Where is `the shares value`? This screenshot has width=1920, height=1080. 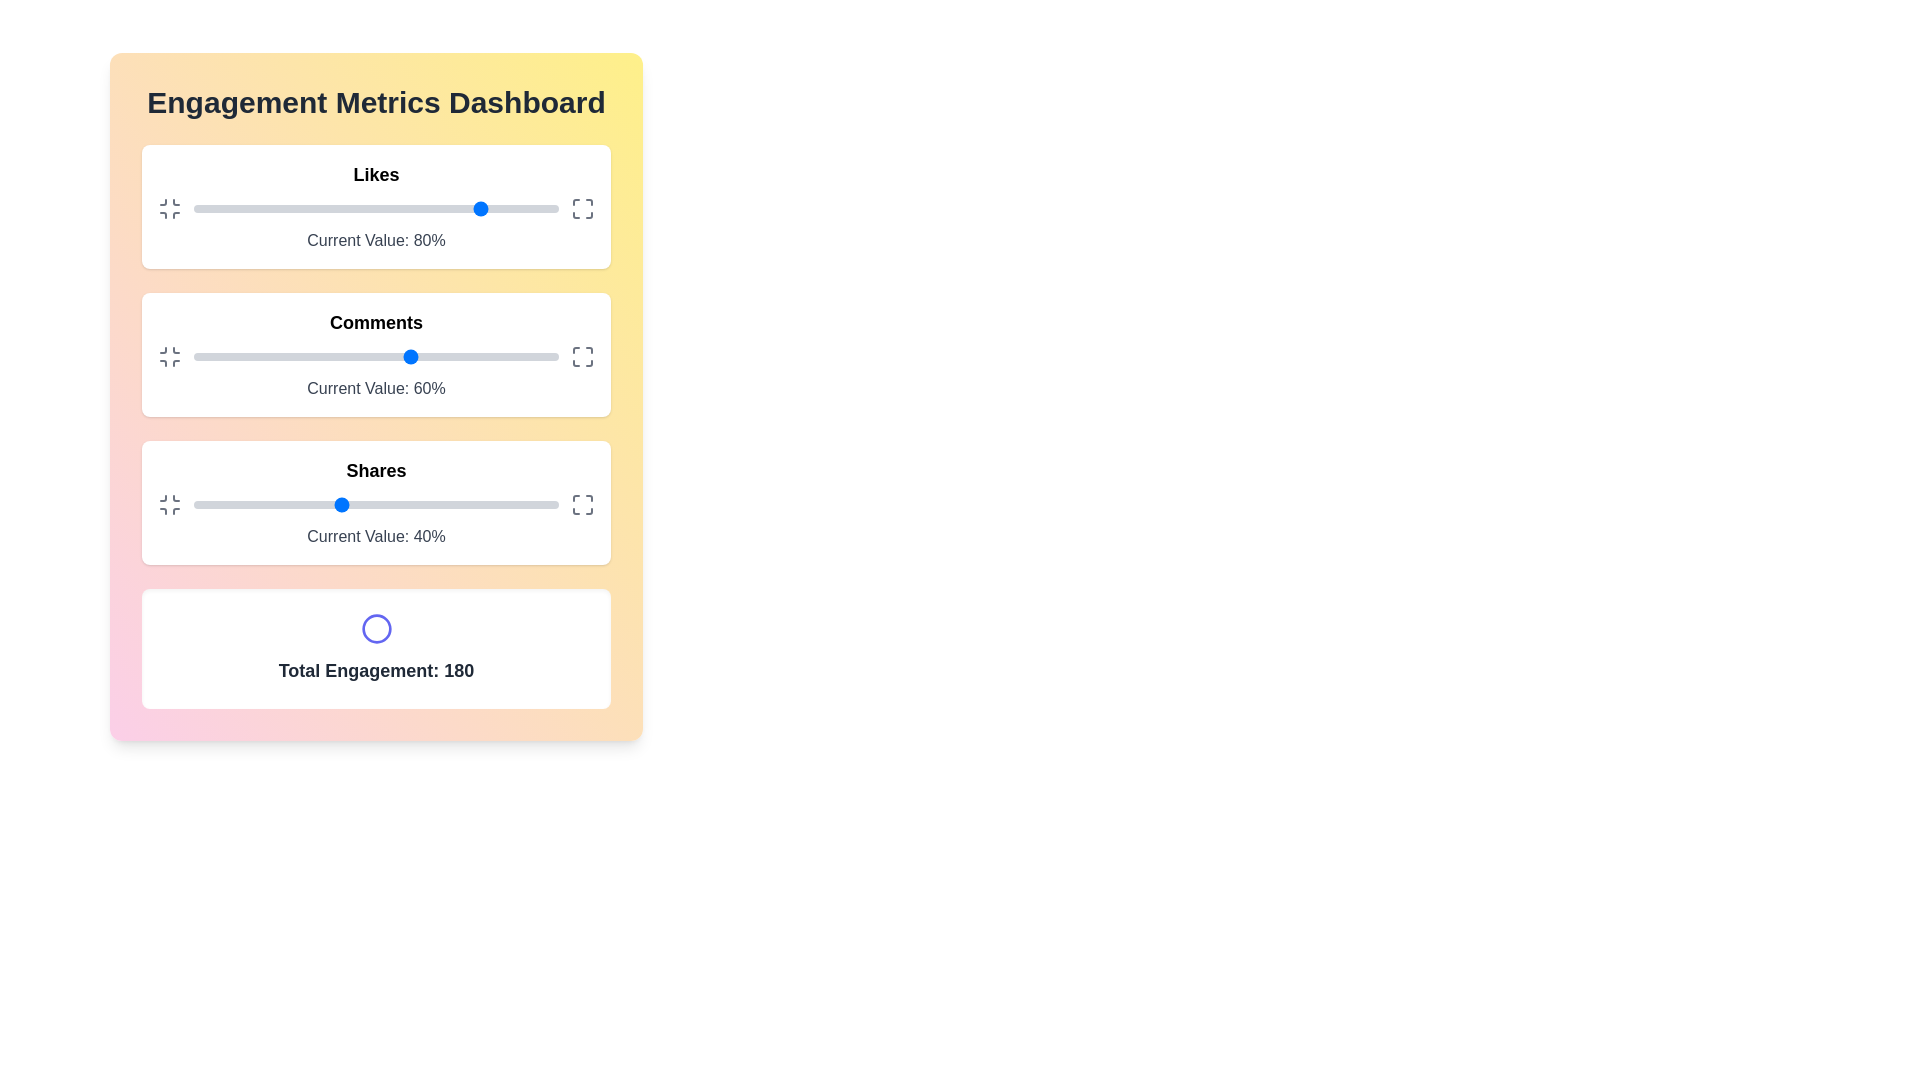
the shares value is located at coordinates (247, 504).